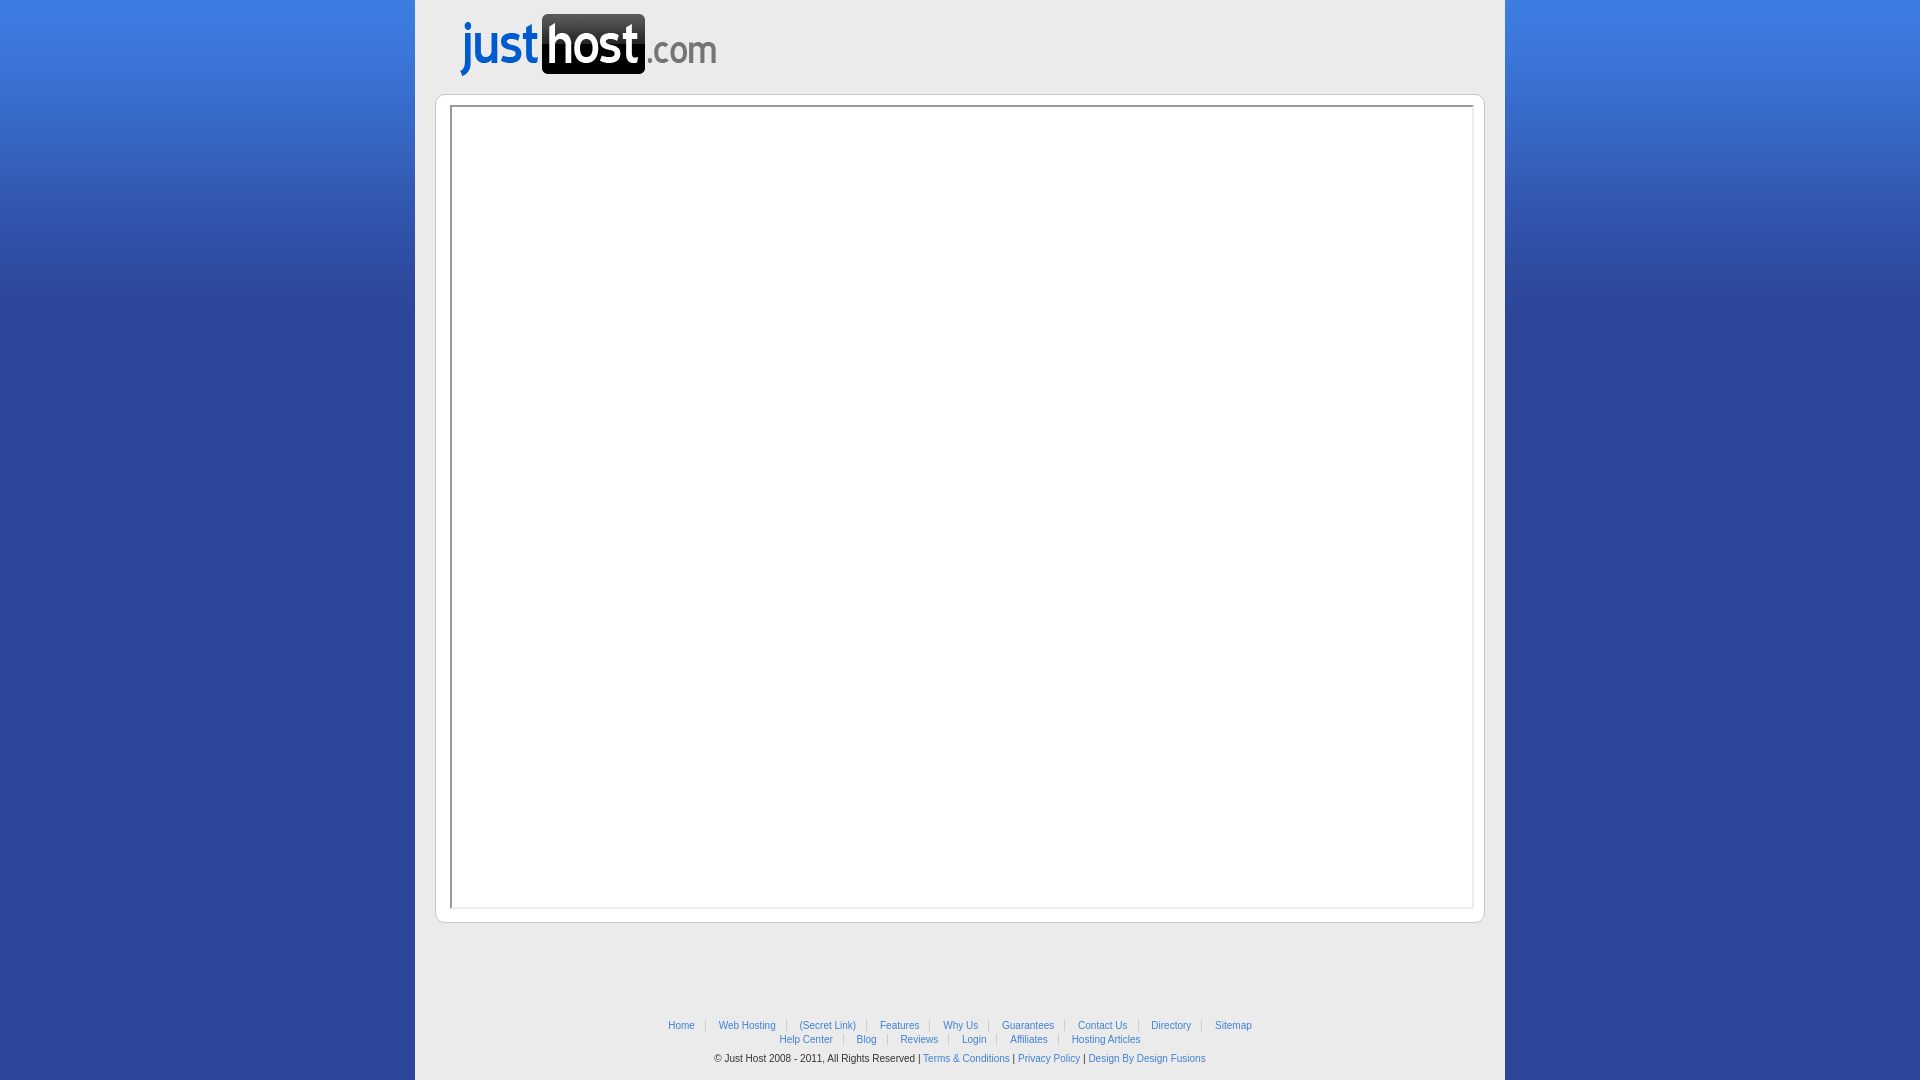  What do you see at coordinates (879, 1025) in the screenshot?
I see `'Features'` at bounding box center [879, 1025].